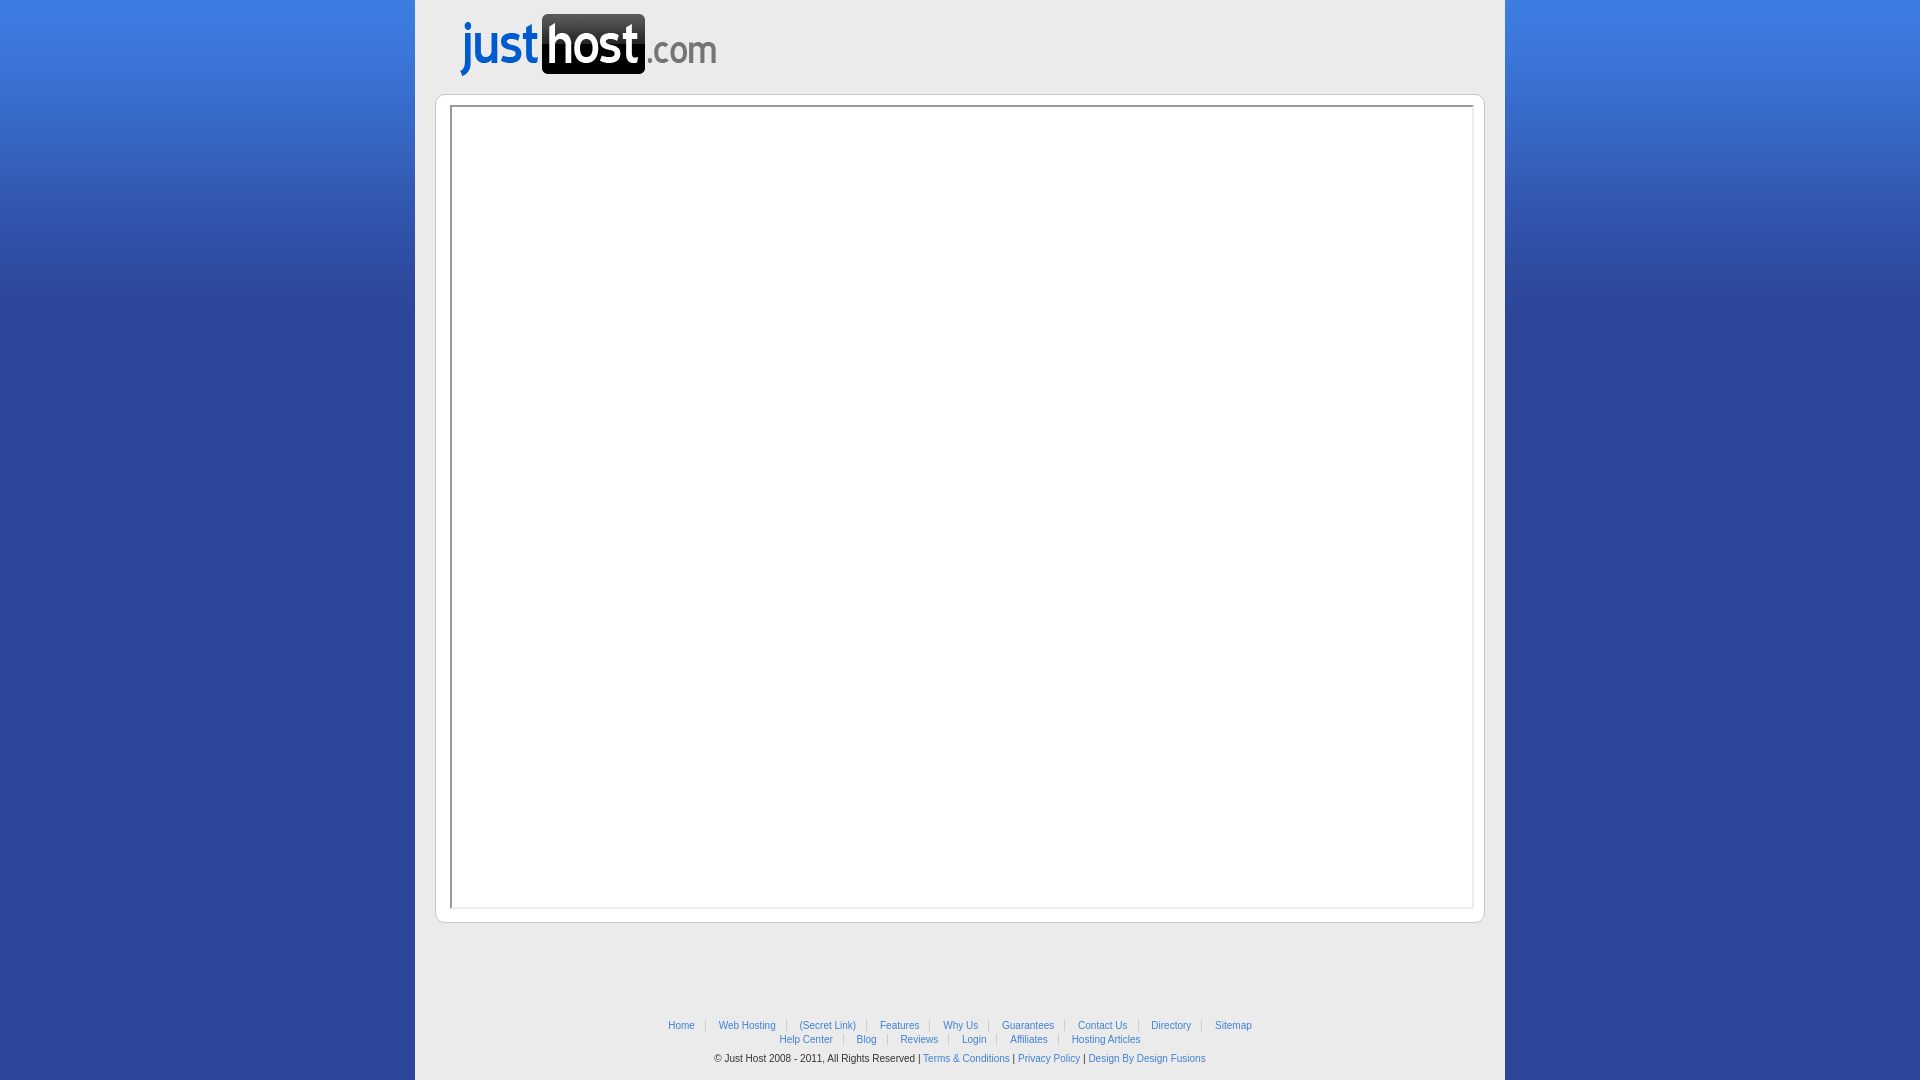  What do you see at coordinates (879, 1025) in the screenshot?
I see `'Features'` at bounding box center [879, 1025].